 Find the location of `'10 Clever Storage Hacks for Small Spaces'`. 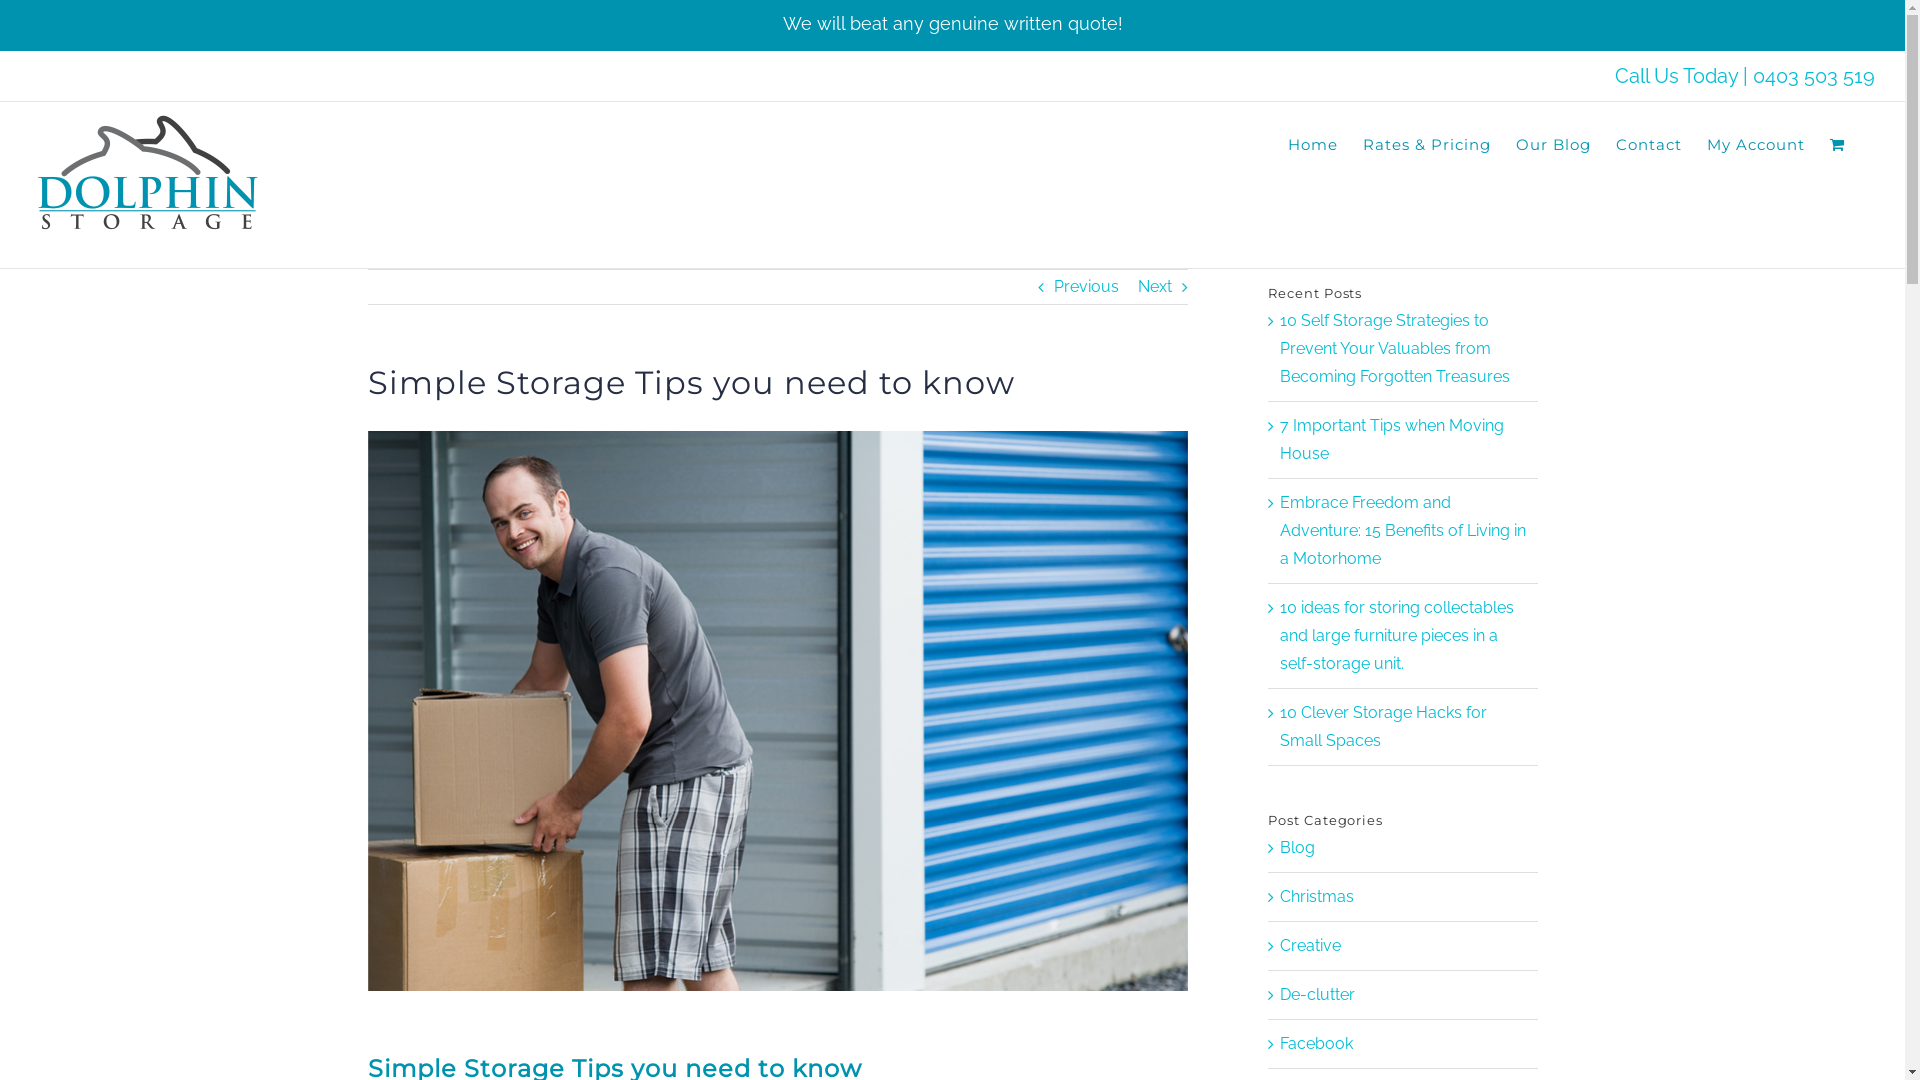

'10 Clever Storage Hacks for Small Spaces' is located at coordinates (1382, 726).